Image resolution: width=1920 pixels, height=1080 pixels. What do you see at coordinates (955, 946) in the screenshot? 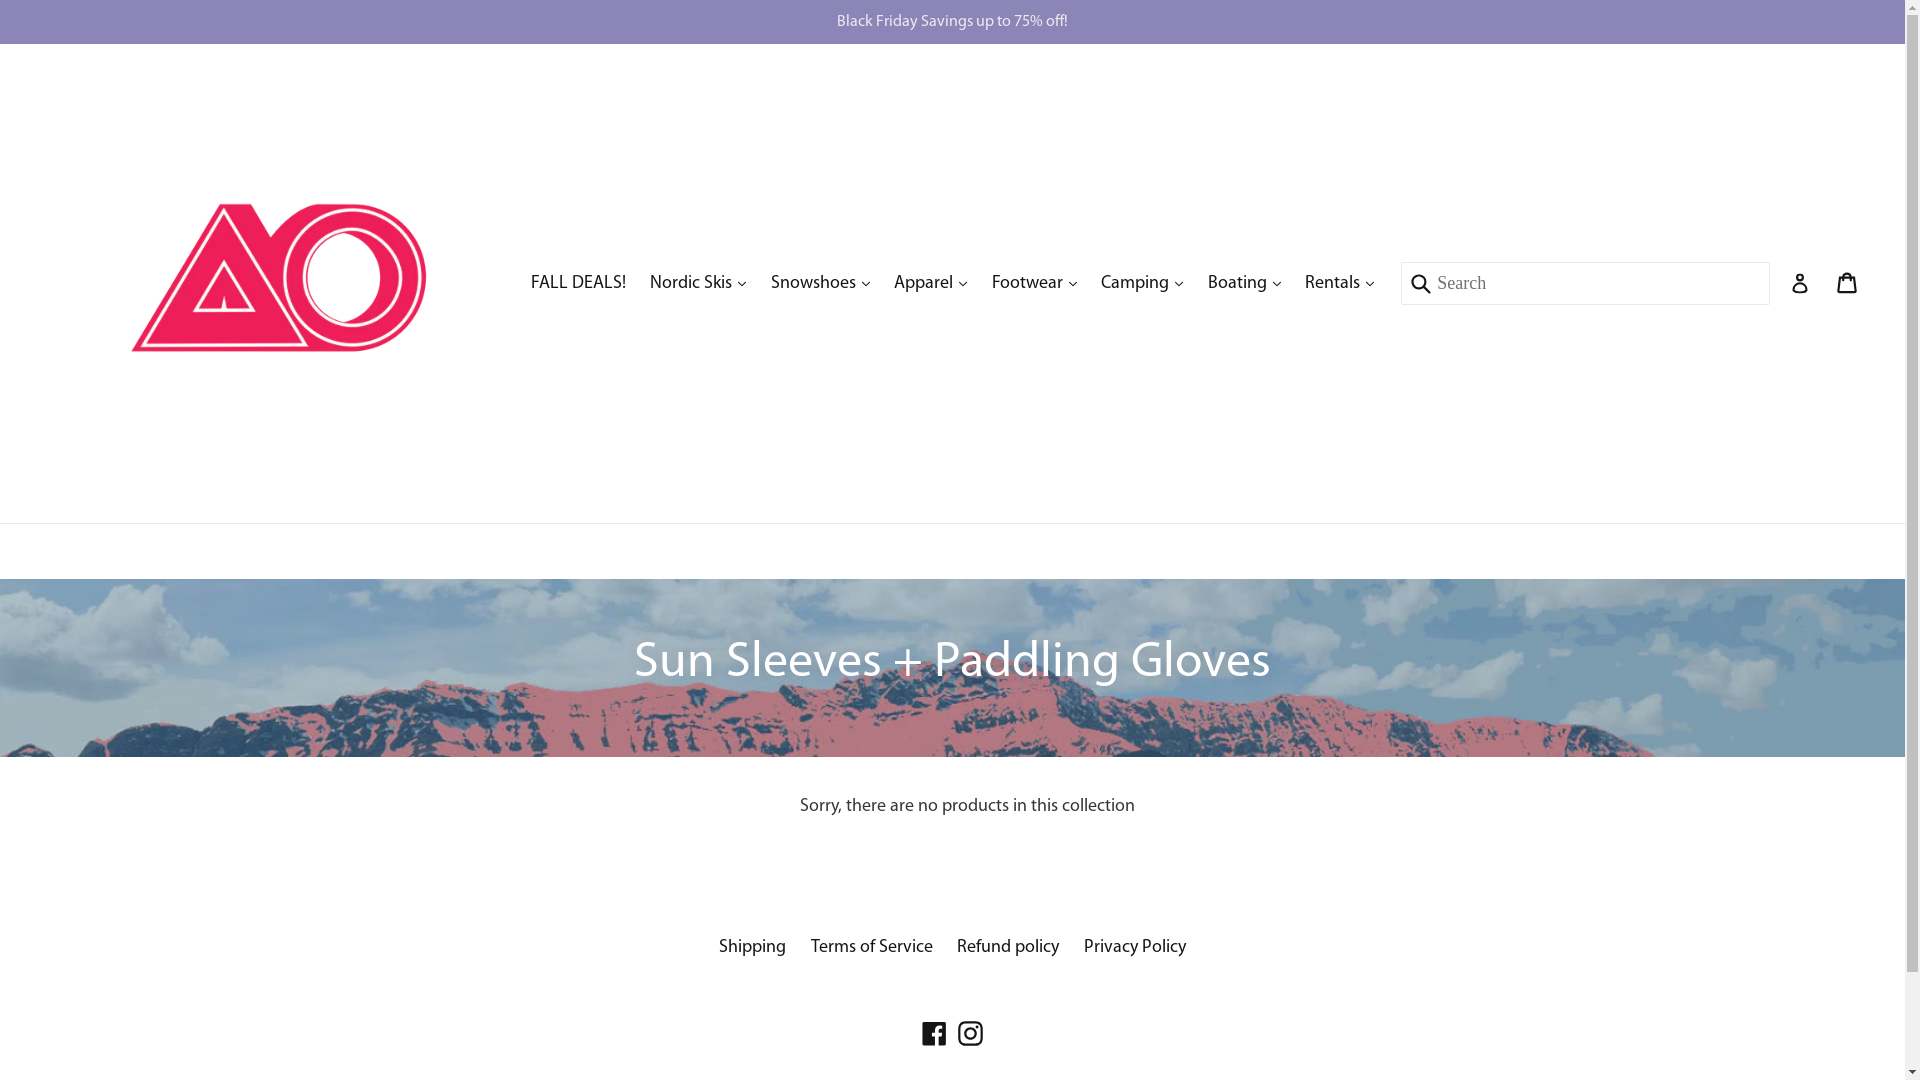
I see `'Refund policy'` at bounding box center [955, 946].